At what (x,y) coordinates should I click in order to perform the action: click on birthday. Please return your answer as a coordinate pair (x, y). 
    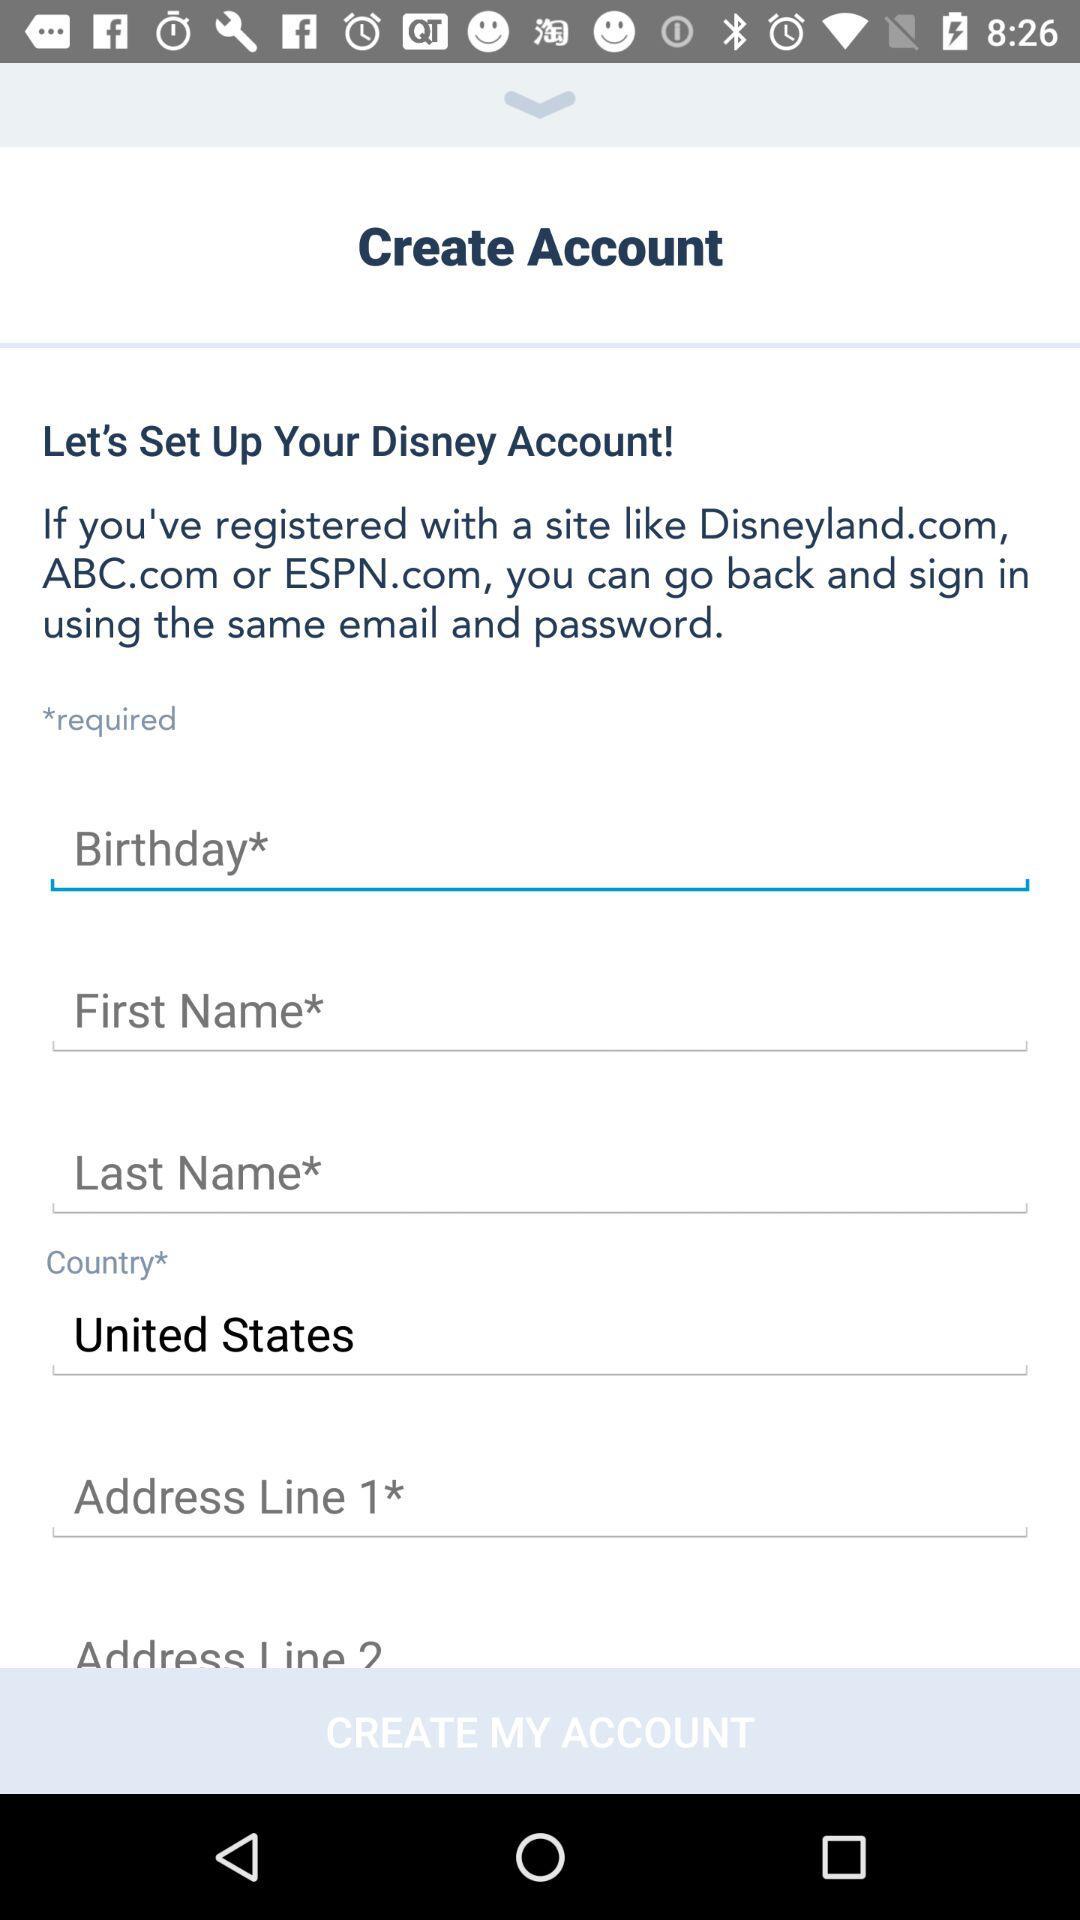
    Looking at the image, I should click on (540, 848).